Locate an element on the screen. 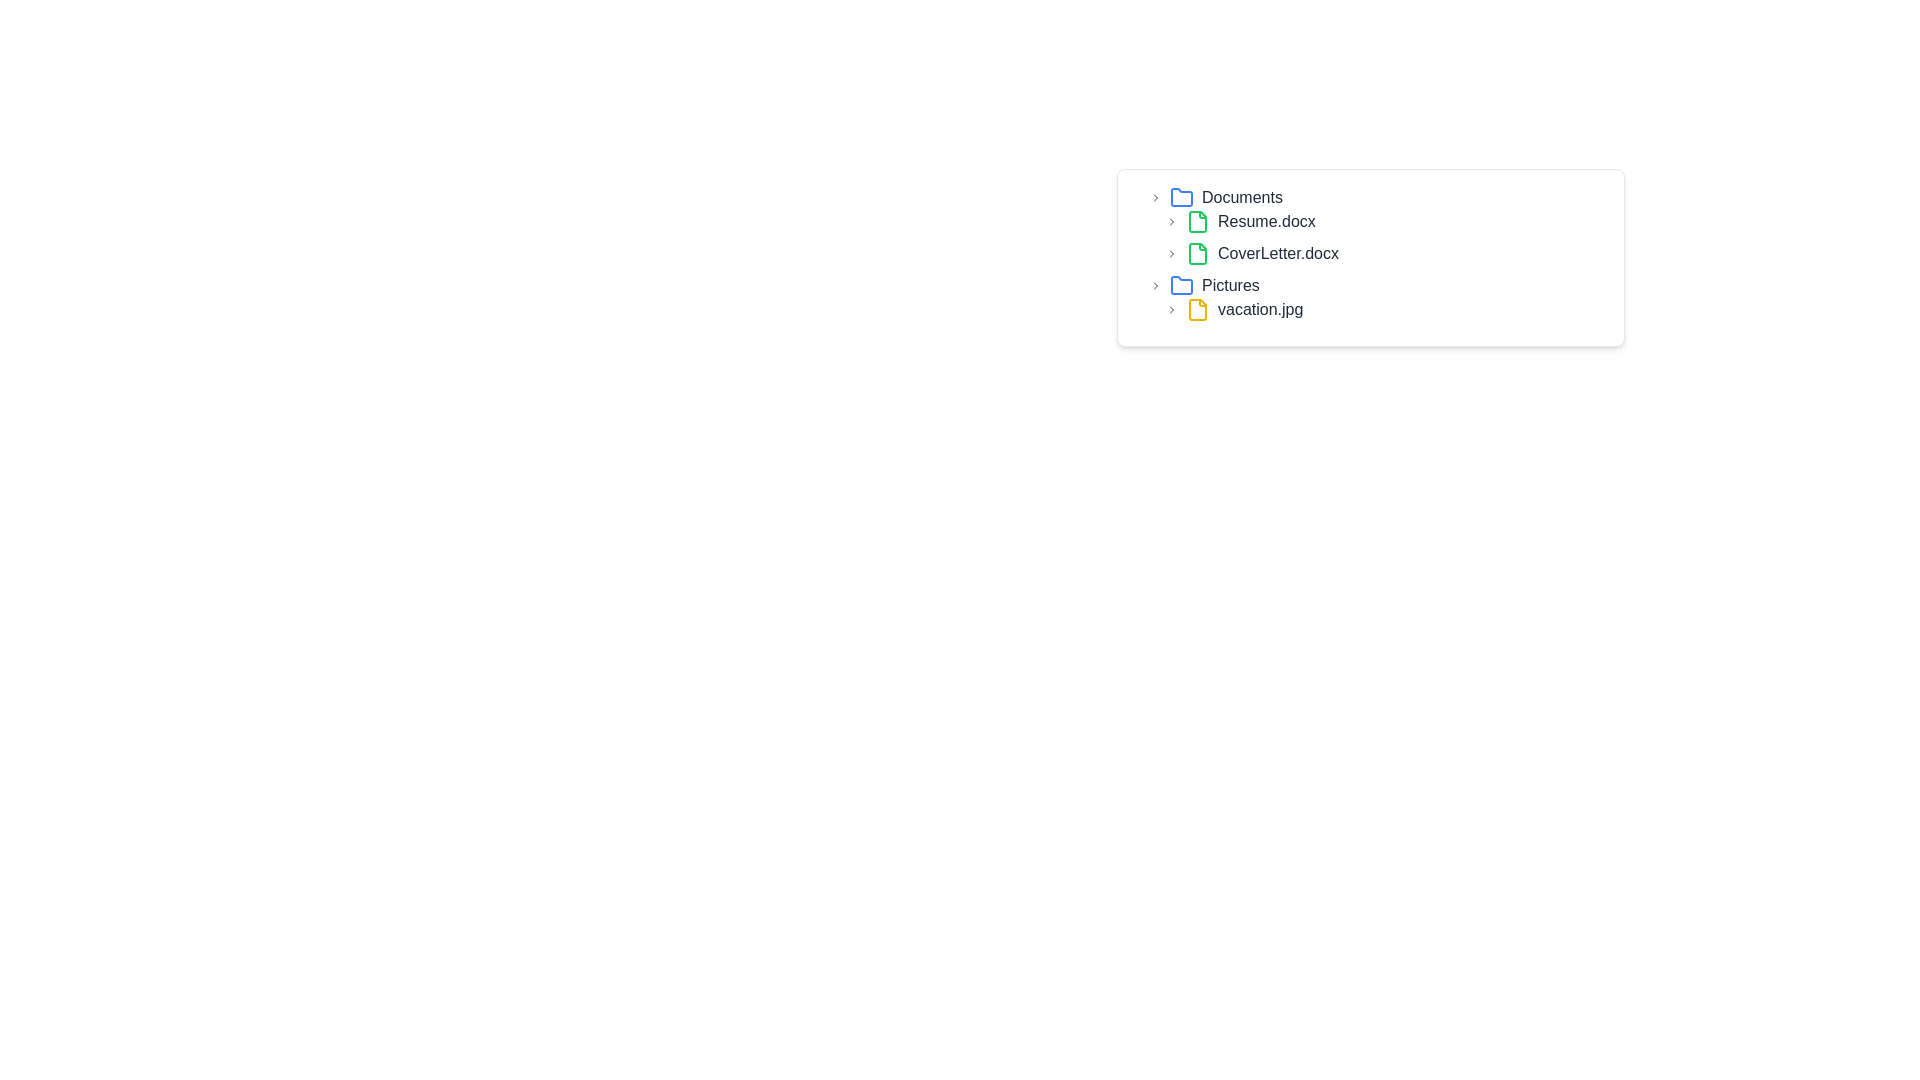  the expandable icon located to the left of the green file icon for 'CoverLetter.docx' is located at coordinates (1171, 253).